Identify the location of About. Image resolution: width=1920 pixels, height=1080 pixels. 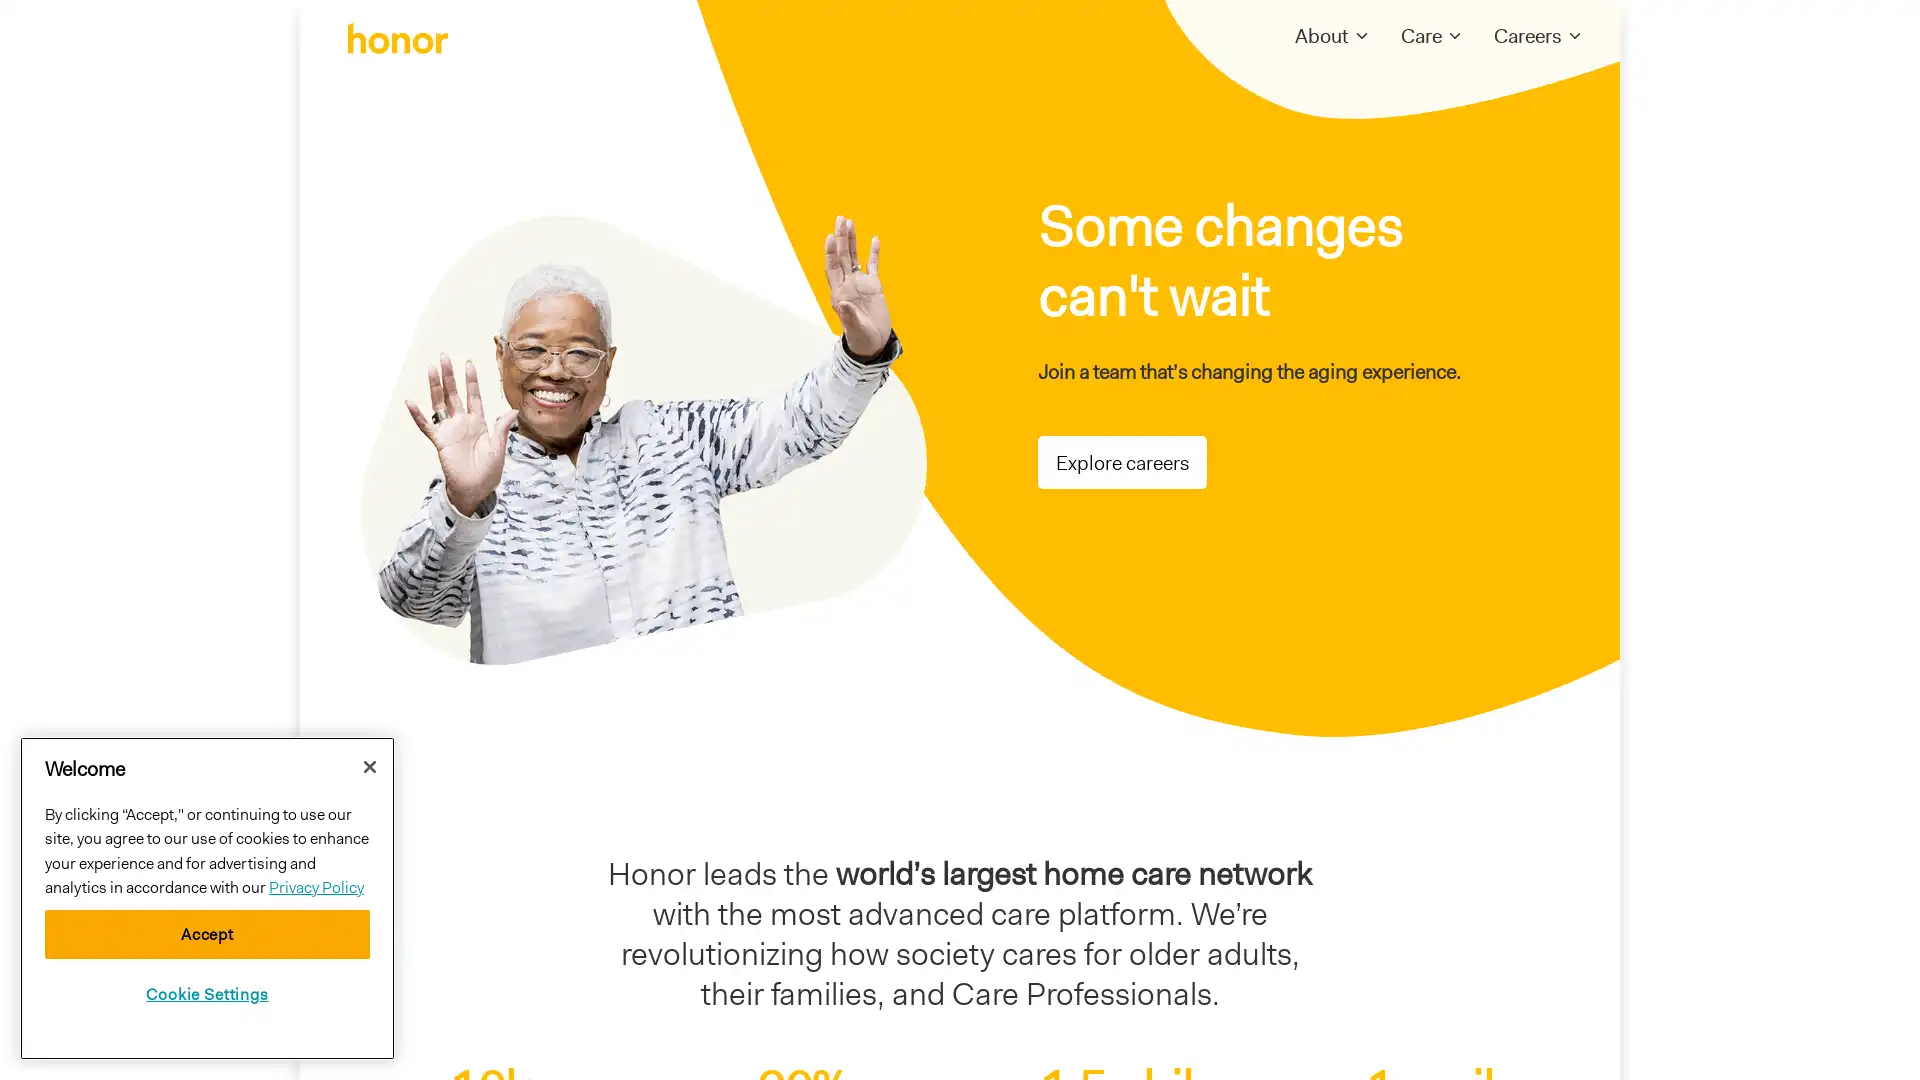
(1321, 35).